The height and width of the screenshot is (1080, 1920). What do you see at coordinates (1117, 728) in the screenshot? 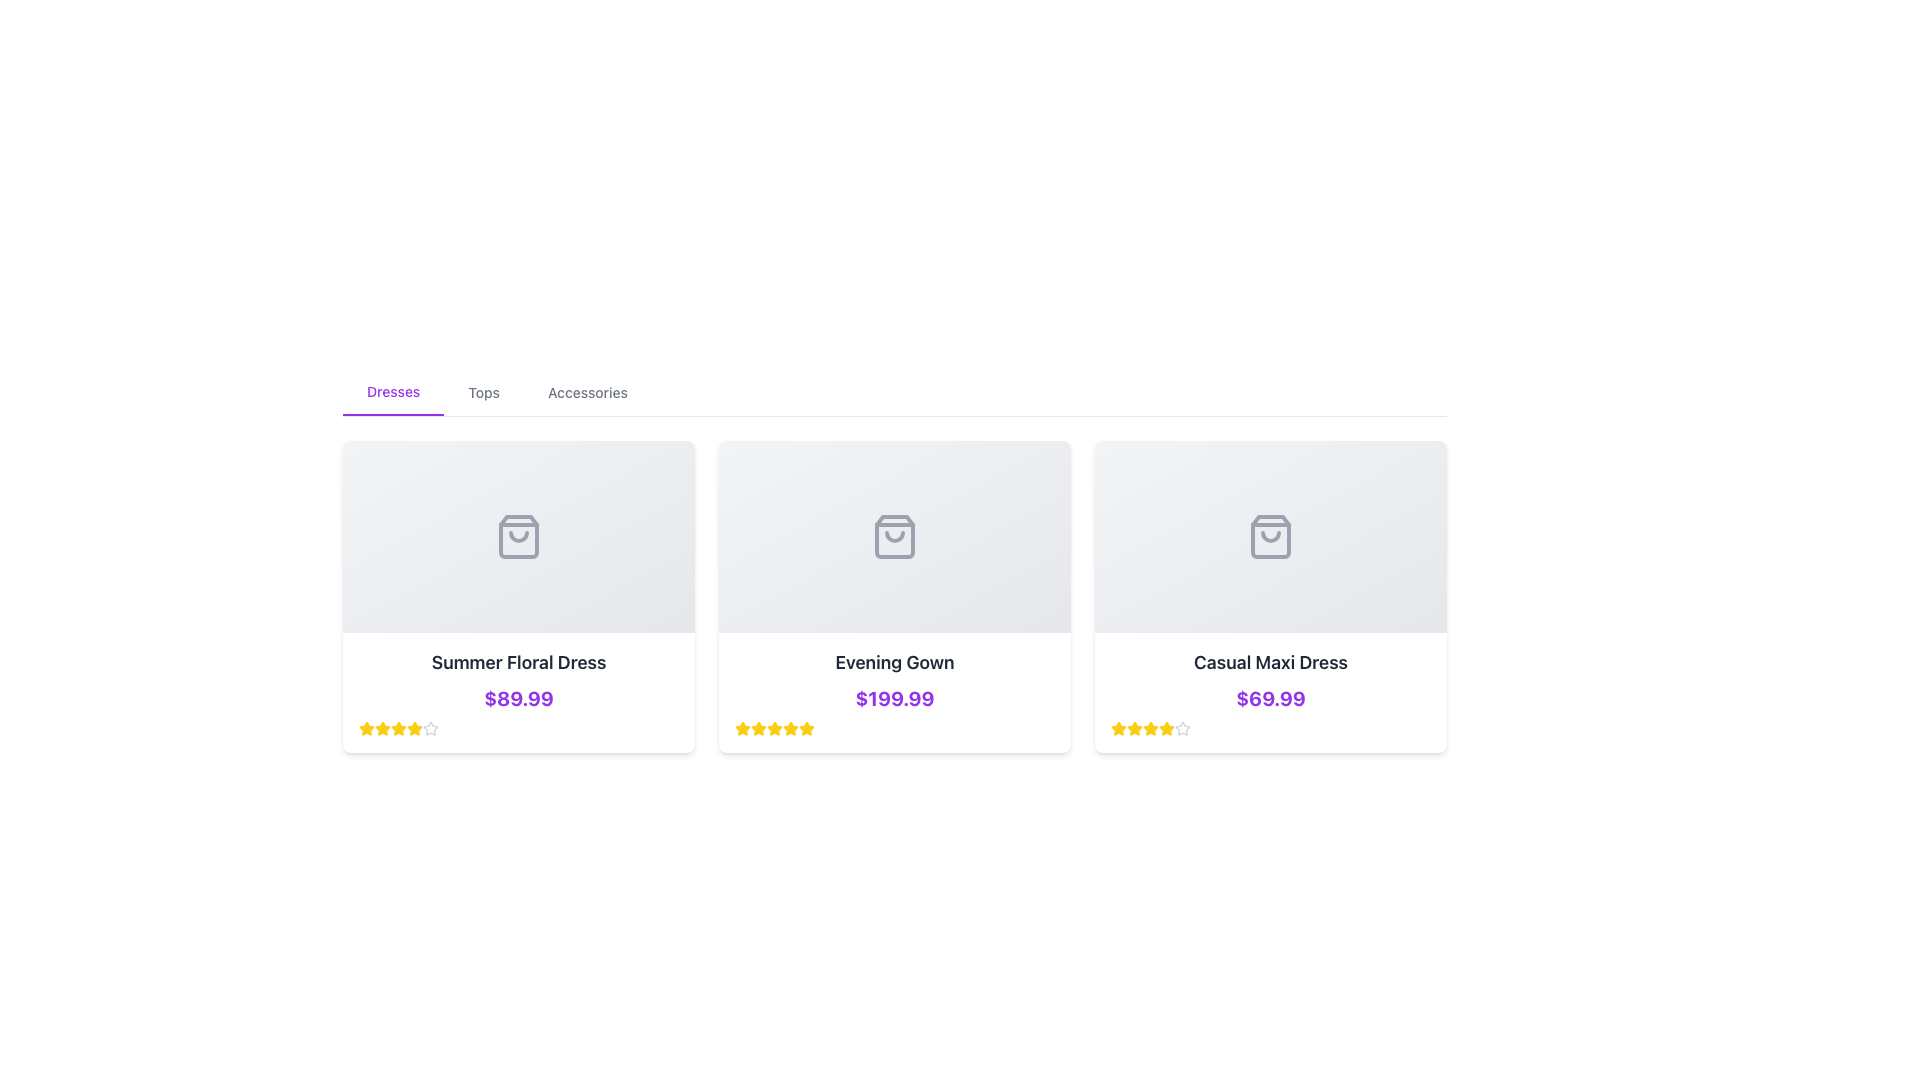
I see `the fourth star in the rating system for the 'Casual Maxi Dress' product` at bounding box center [1117, 728].